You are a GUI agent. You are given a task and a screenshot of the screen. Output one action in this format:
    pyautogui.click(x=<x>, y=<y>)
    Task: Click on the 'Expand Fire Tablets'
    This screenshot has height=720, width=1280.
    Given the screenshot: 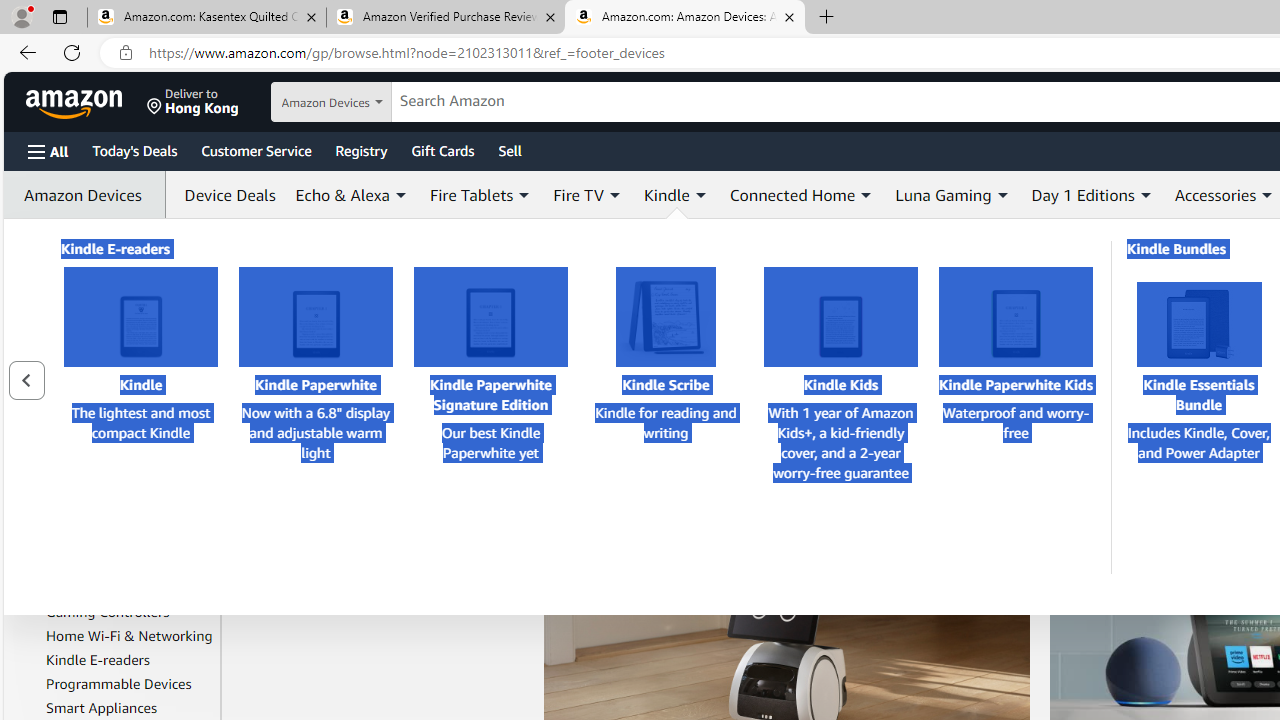 What is the action you would take?
    pyautogui.click(x=524, y=195)
    